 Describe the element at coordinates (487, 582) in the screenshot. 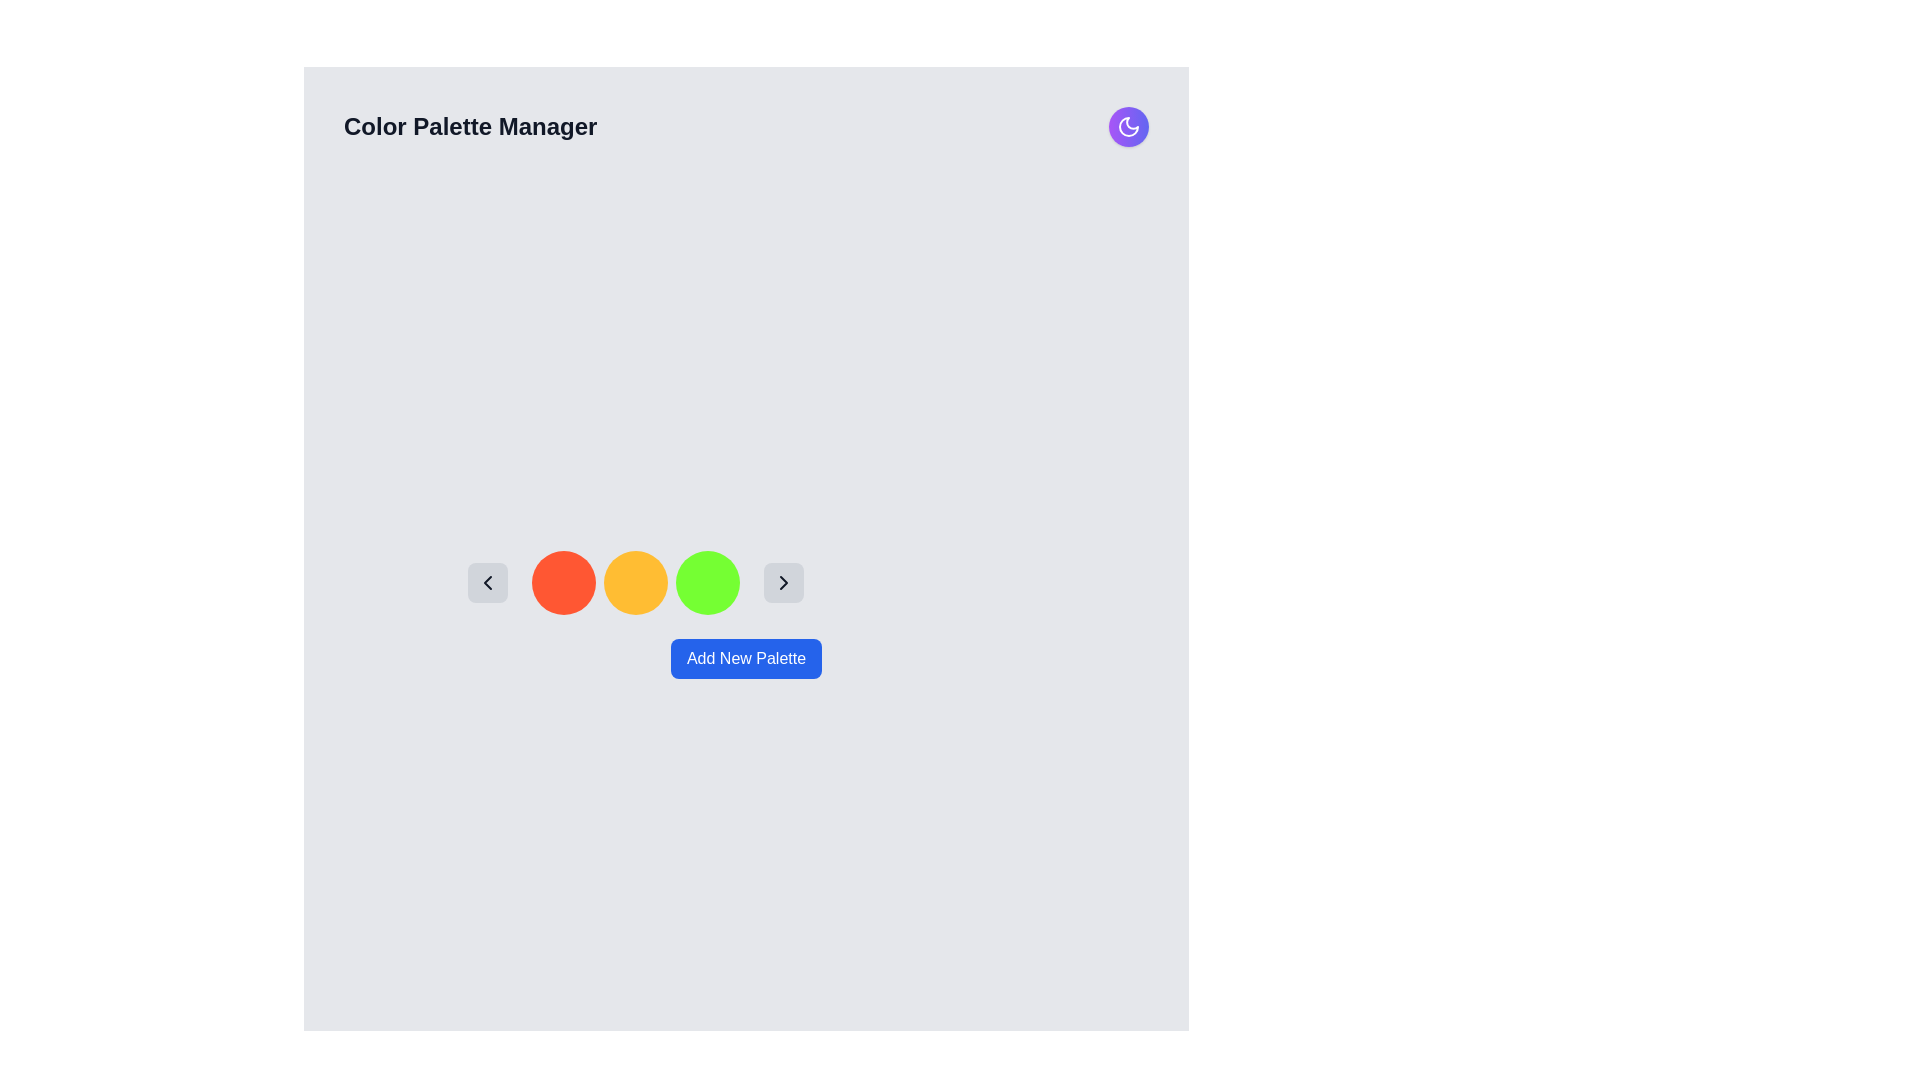

I see `the chevron icon button located in a gray rounded rectangle` at that location.